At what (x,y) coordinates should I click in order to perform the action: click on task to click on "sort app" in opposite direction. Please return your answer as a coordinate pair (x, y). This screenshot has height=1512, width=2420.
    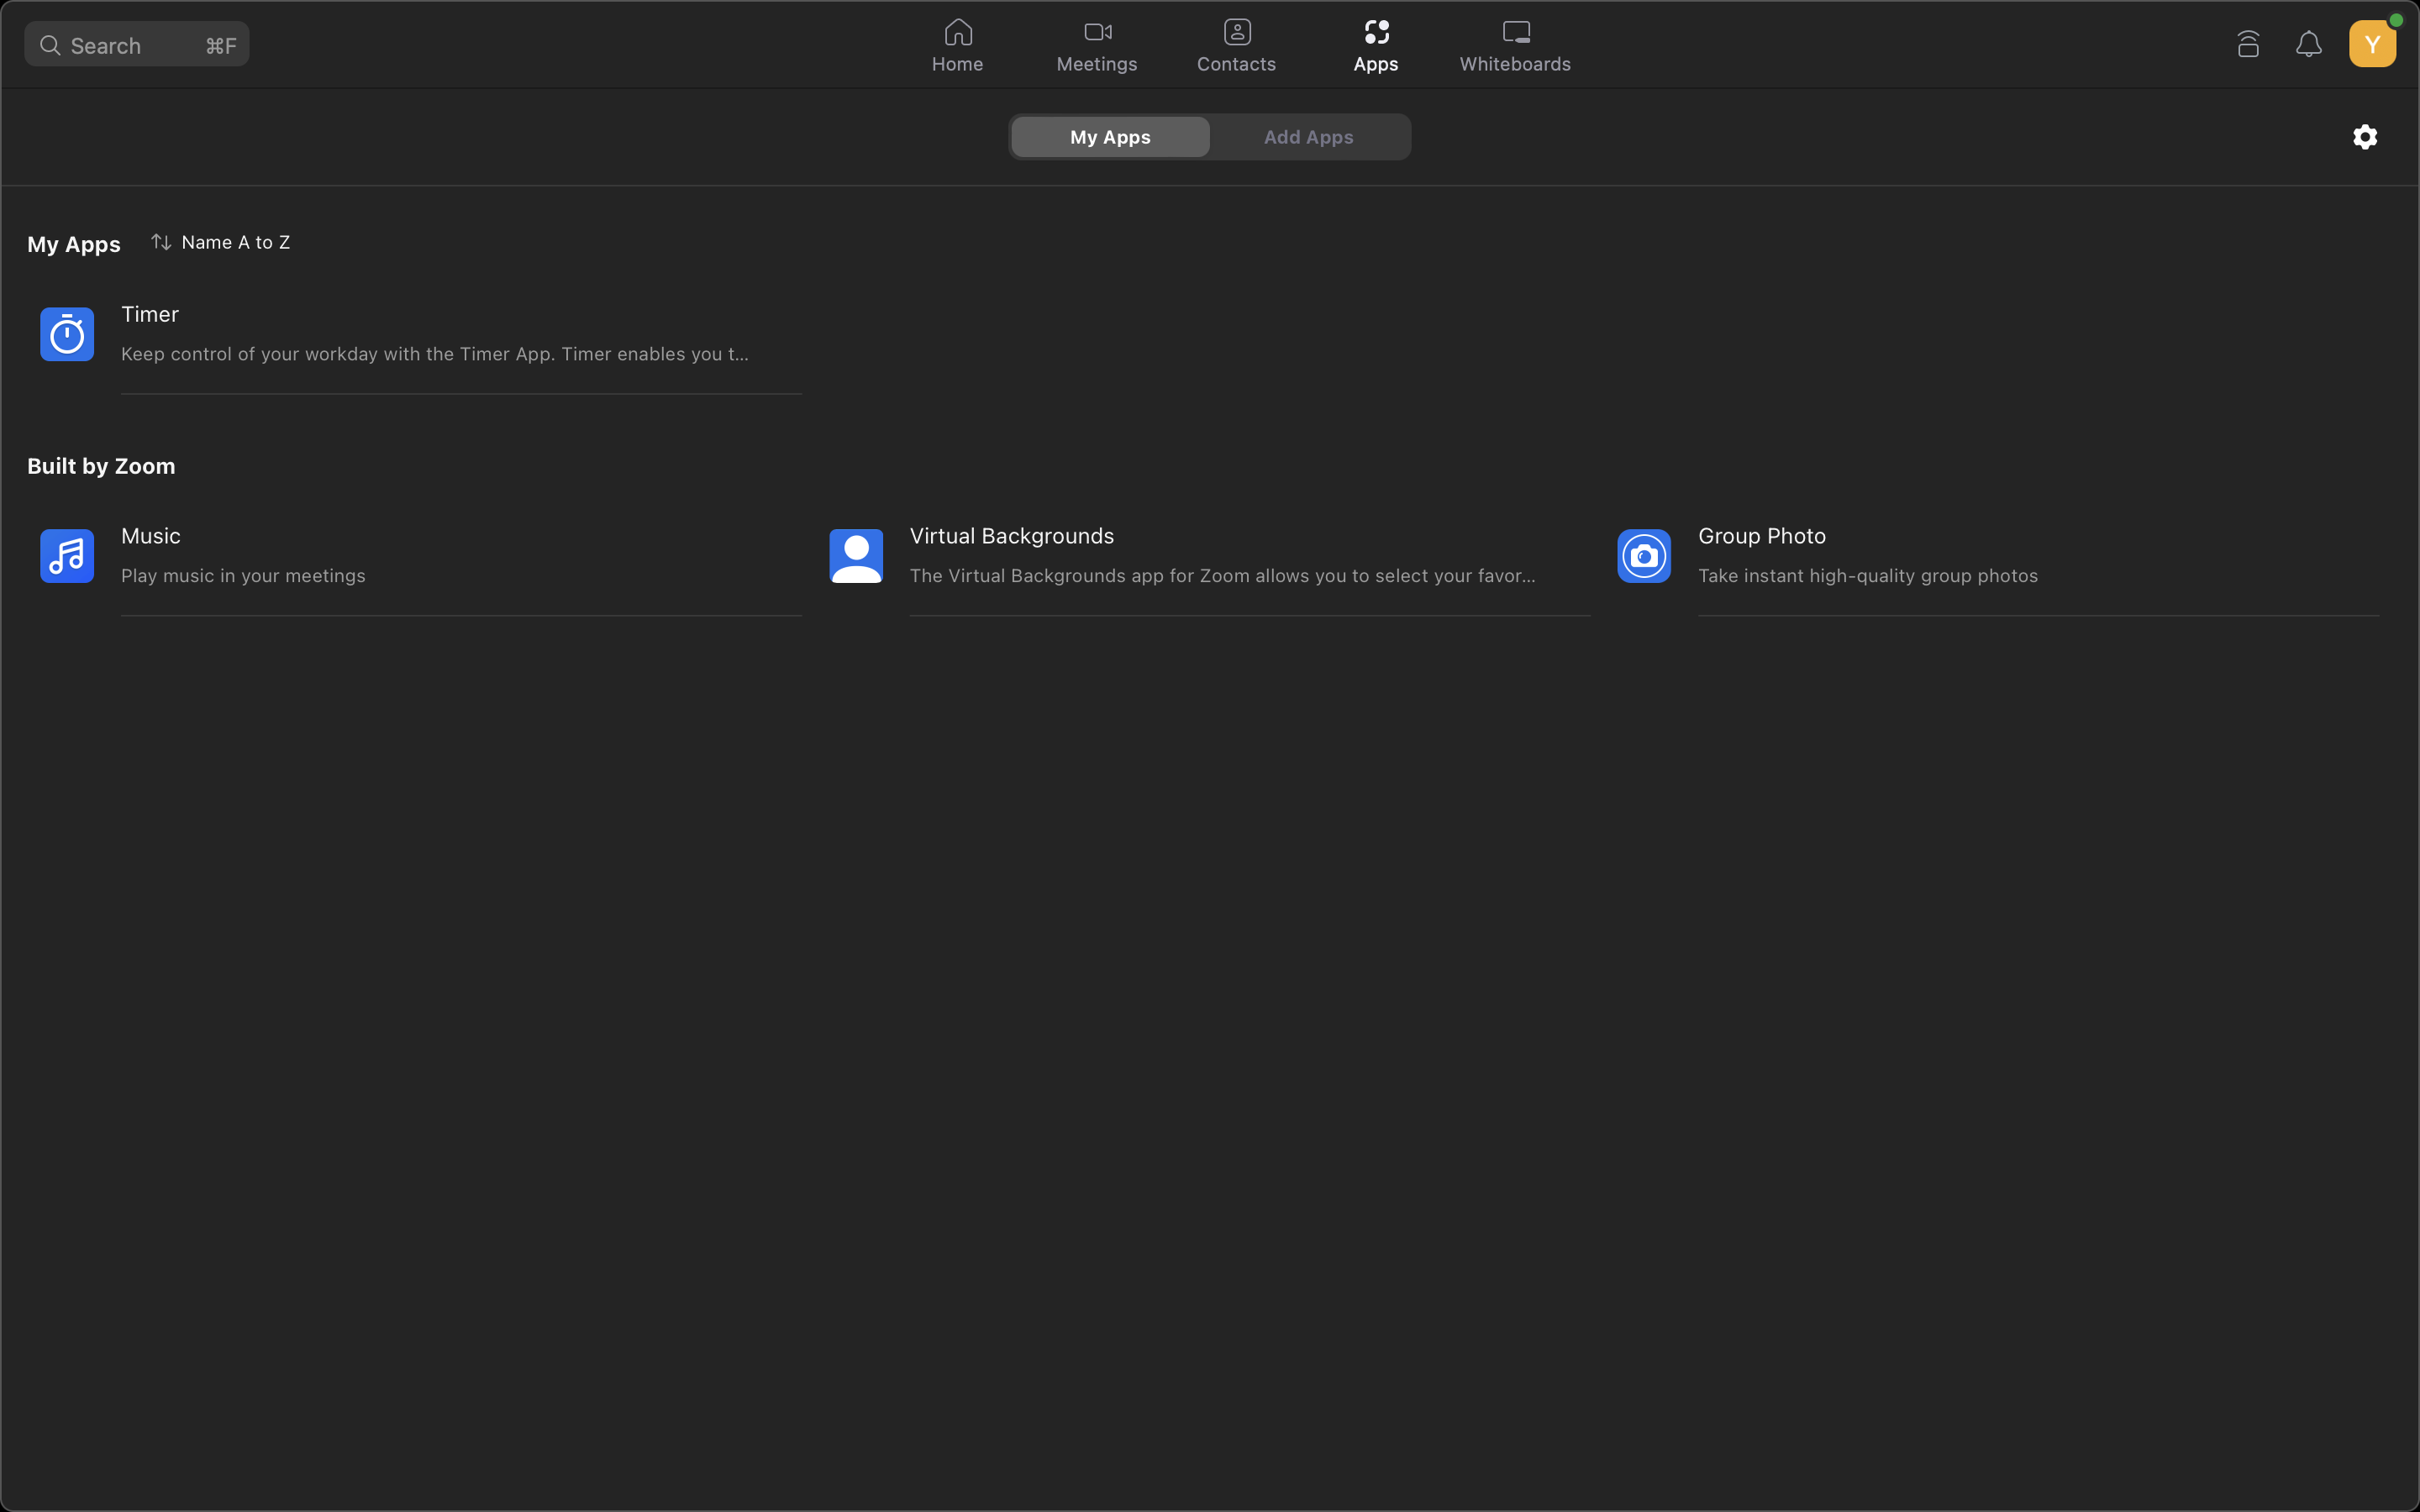
    Looking at the image, I should click on (224, 239).